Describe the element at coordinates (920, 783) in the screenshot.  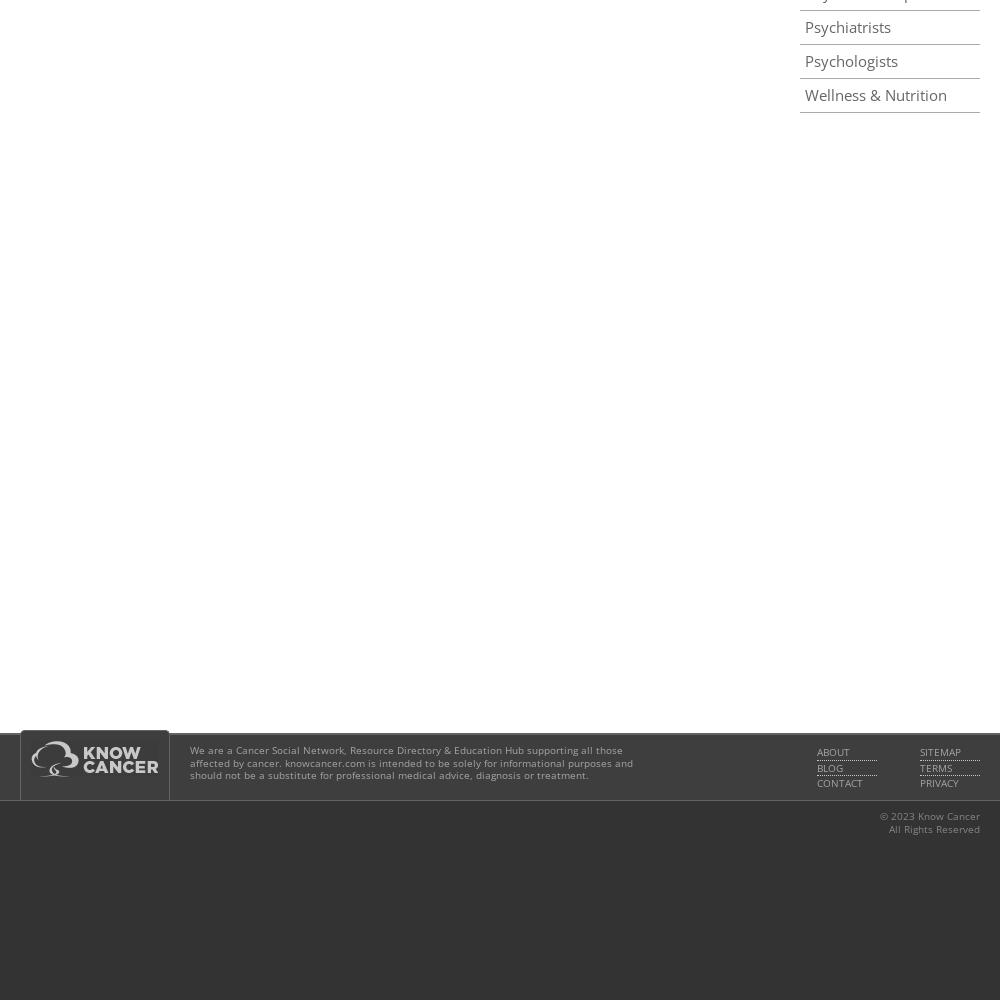
I see `'Privacy'` at that location.